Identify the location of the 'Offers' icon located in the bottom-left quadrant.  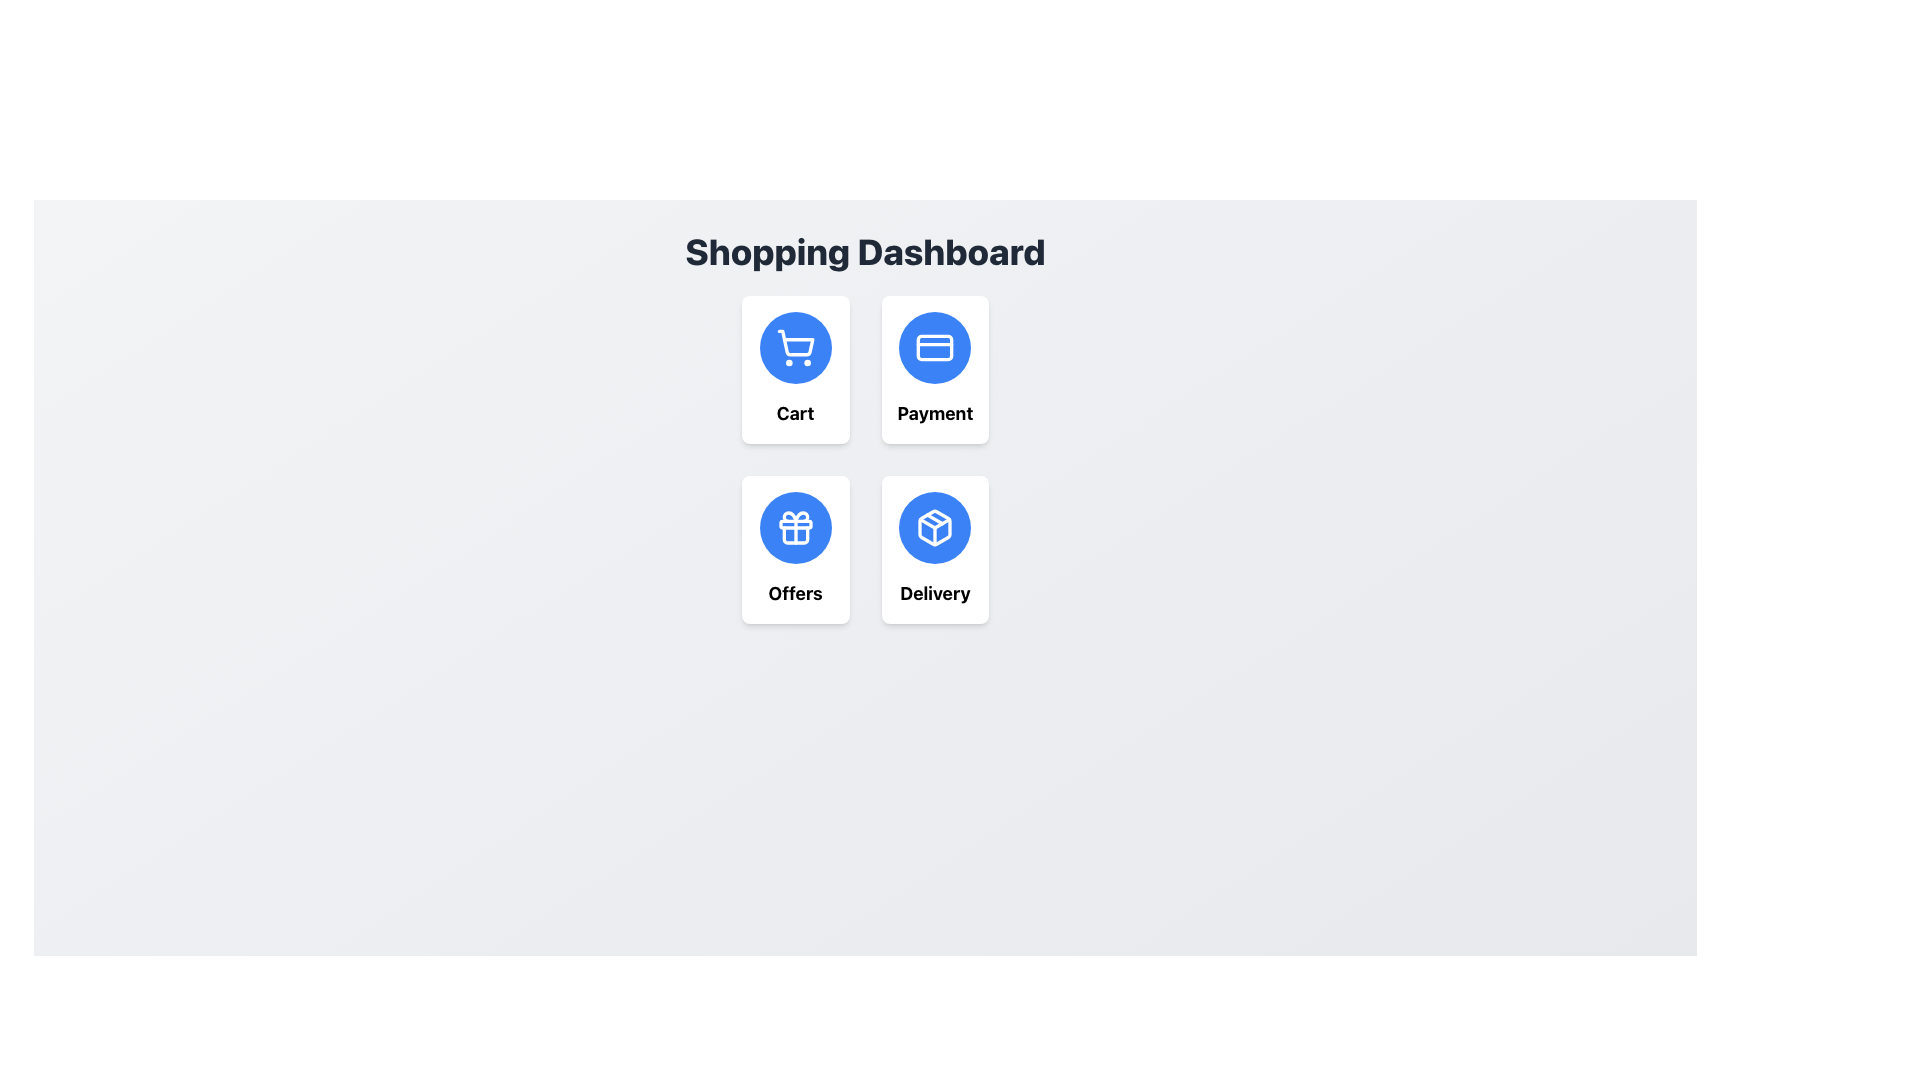
(794, 527).